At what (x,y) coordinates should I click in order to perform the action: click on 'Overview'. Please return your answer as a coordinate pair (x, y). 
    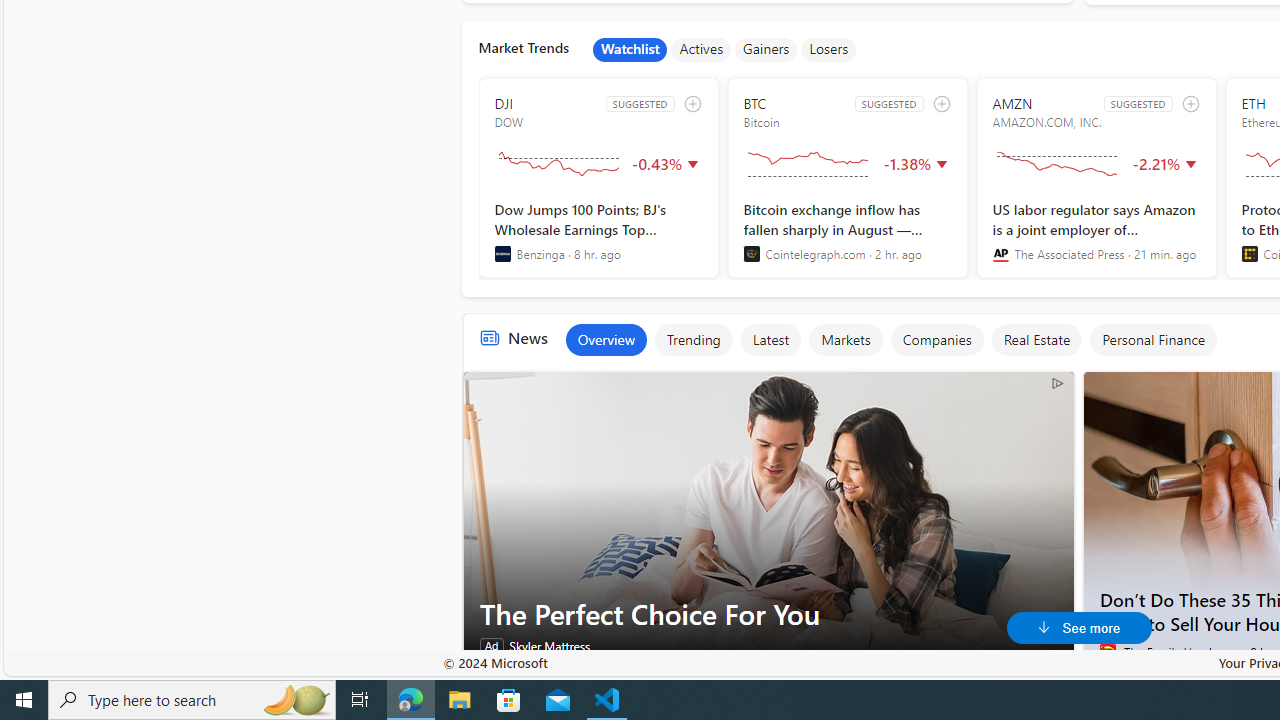
    Looking at the image, I should click on (604, 338).